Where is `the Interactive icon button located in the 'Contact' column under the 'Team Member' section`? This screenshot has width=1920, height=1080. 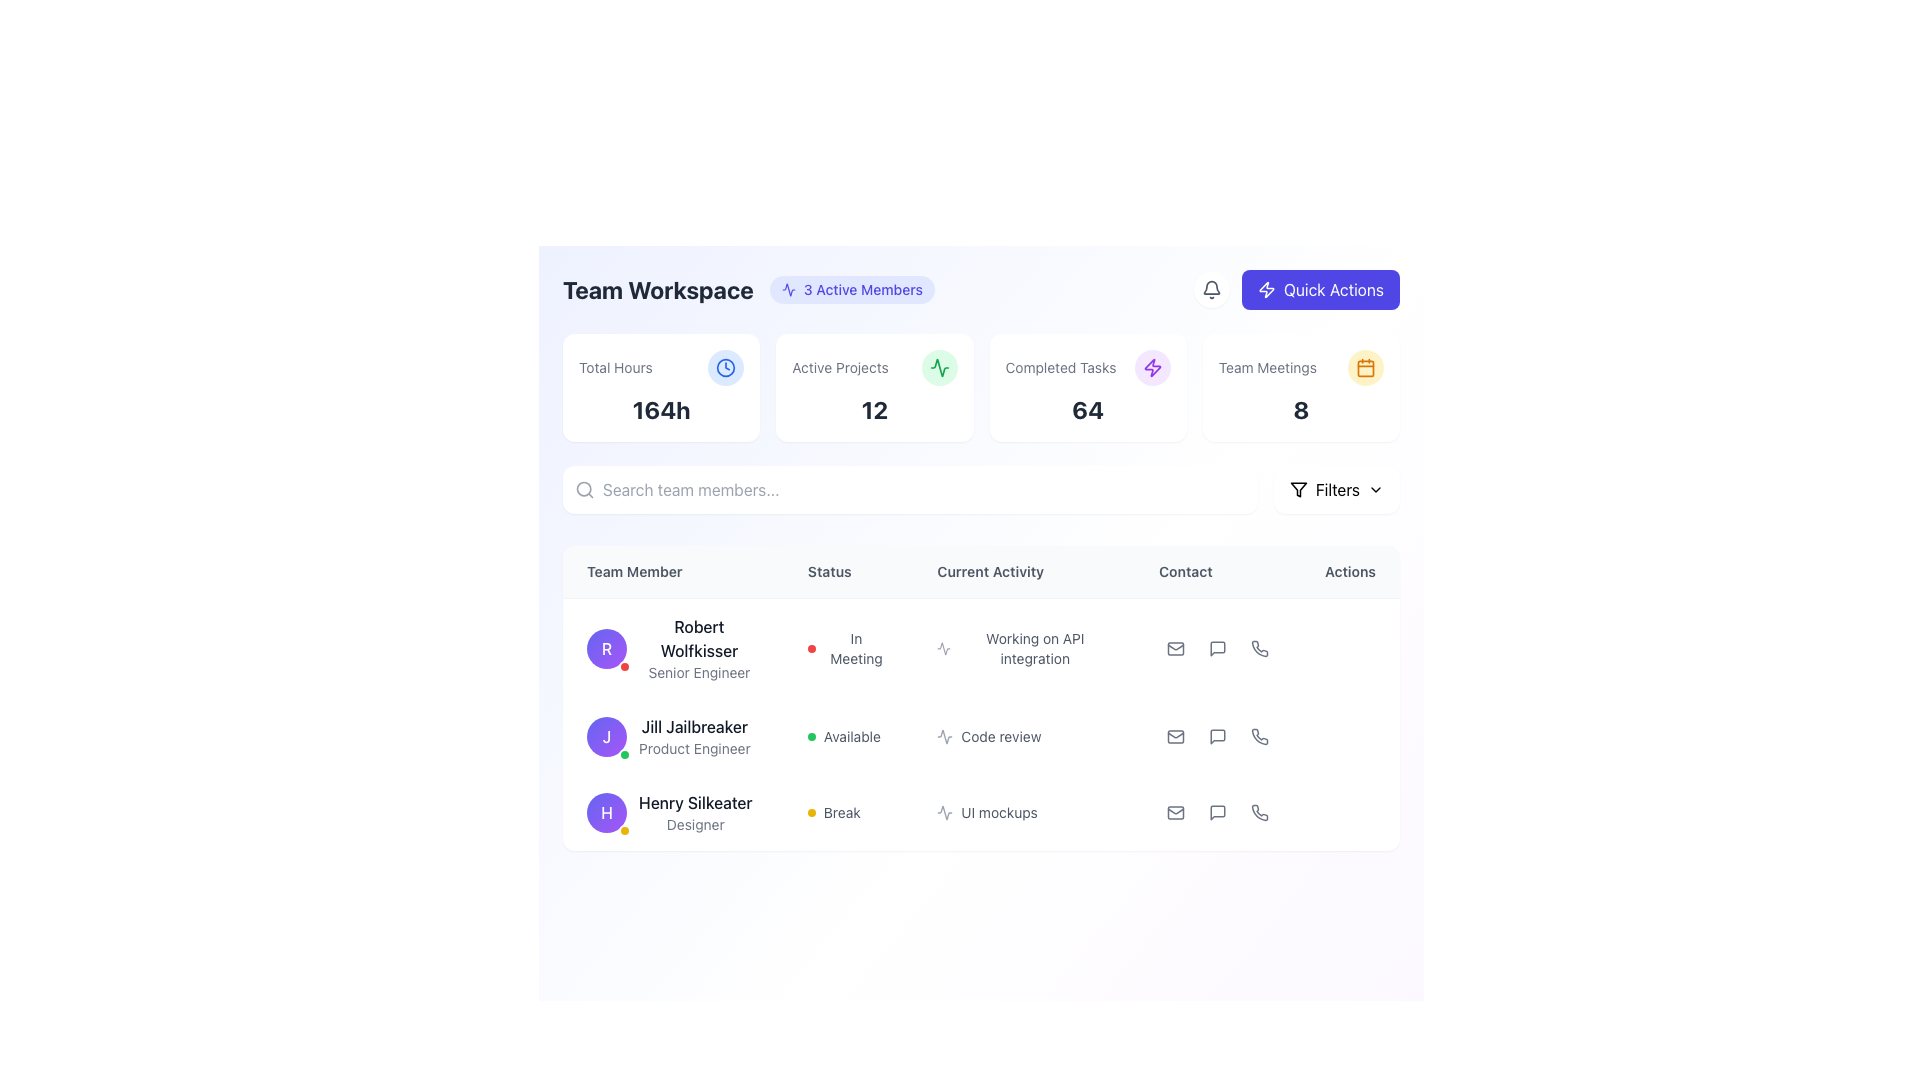
the Interactive icon button located in the 'Contact' column under the 'Team Member' section is located at coordinates (1217, 648).